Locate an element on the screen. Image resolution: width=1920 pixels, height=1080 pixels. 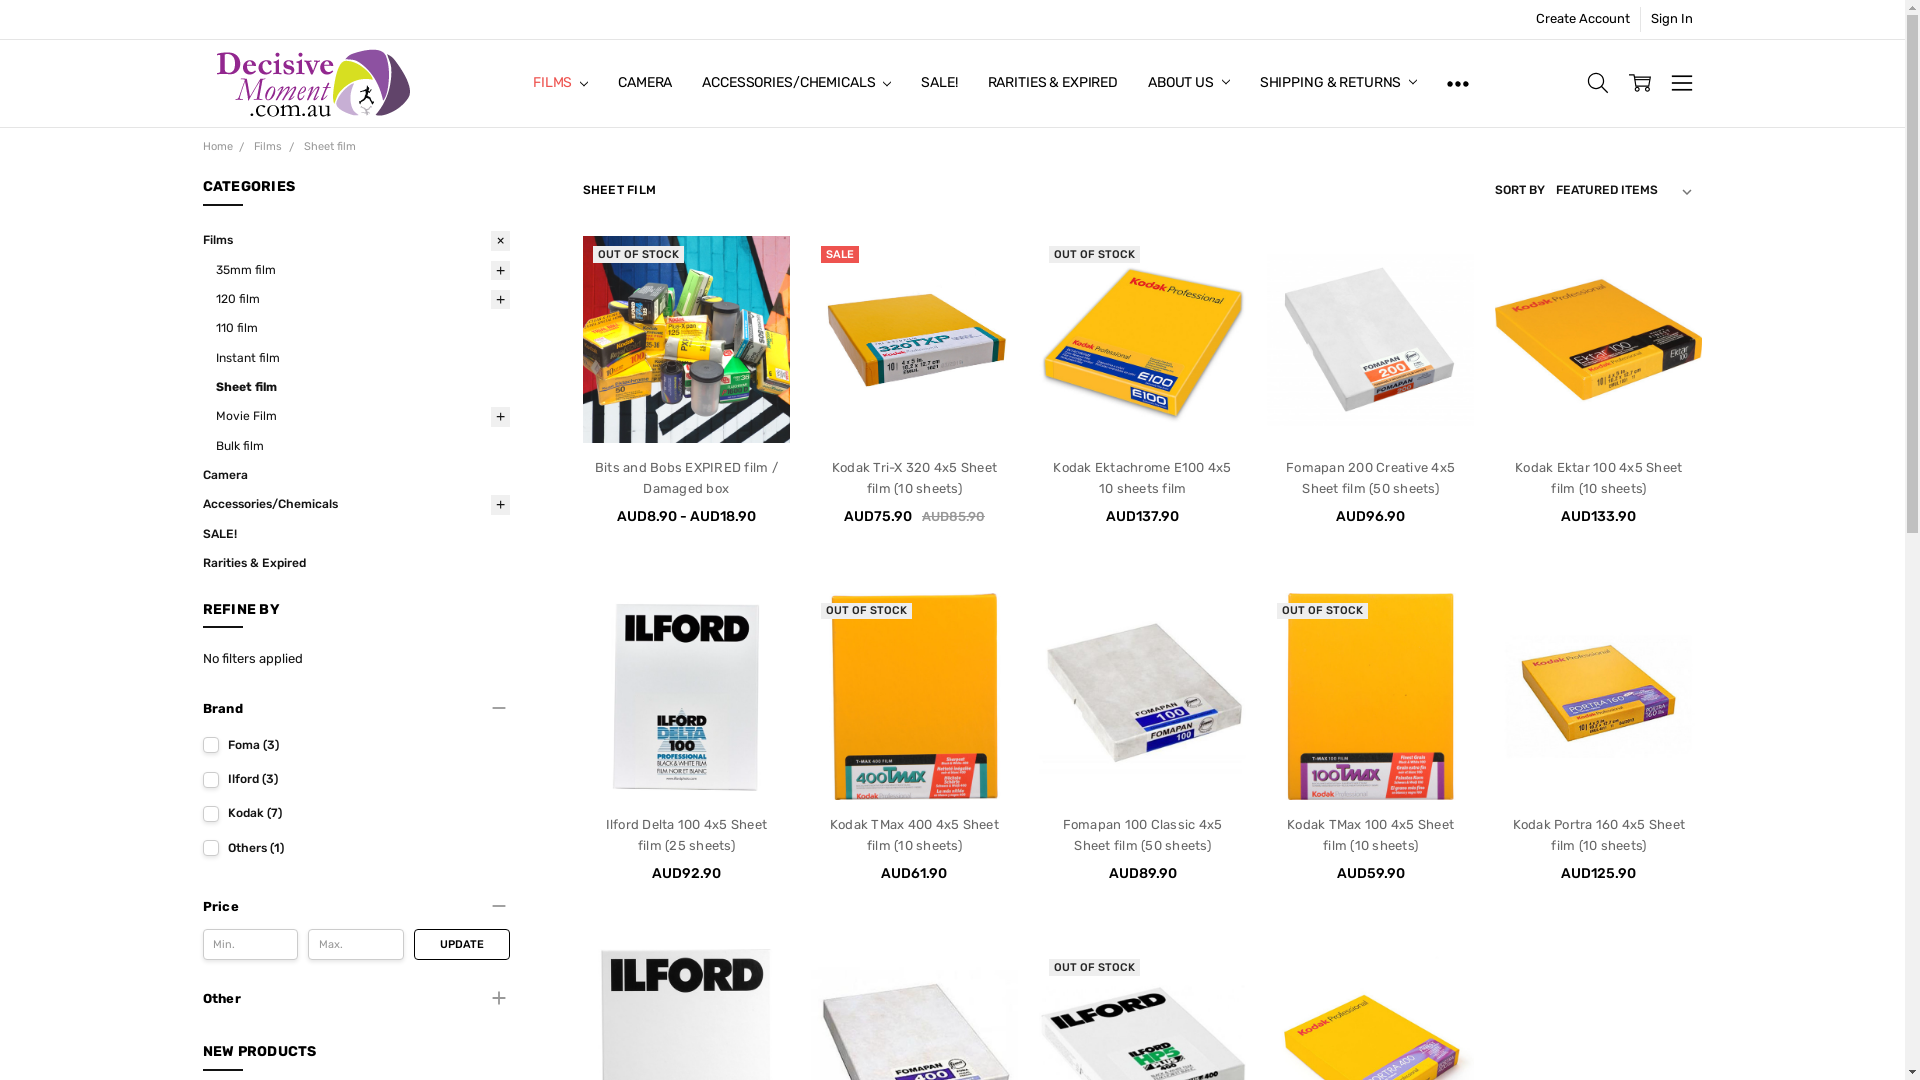
'Fomapan 200 Creative 4x5 Sheet film (50 sheets)' is located at coordinates (1369, 478).